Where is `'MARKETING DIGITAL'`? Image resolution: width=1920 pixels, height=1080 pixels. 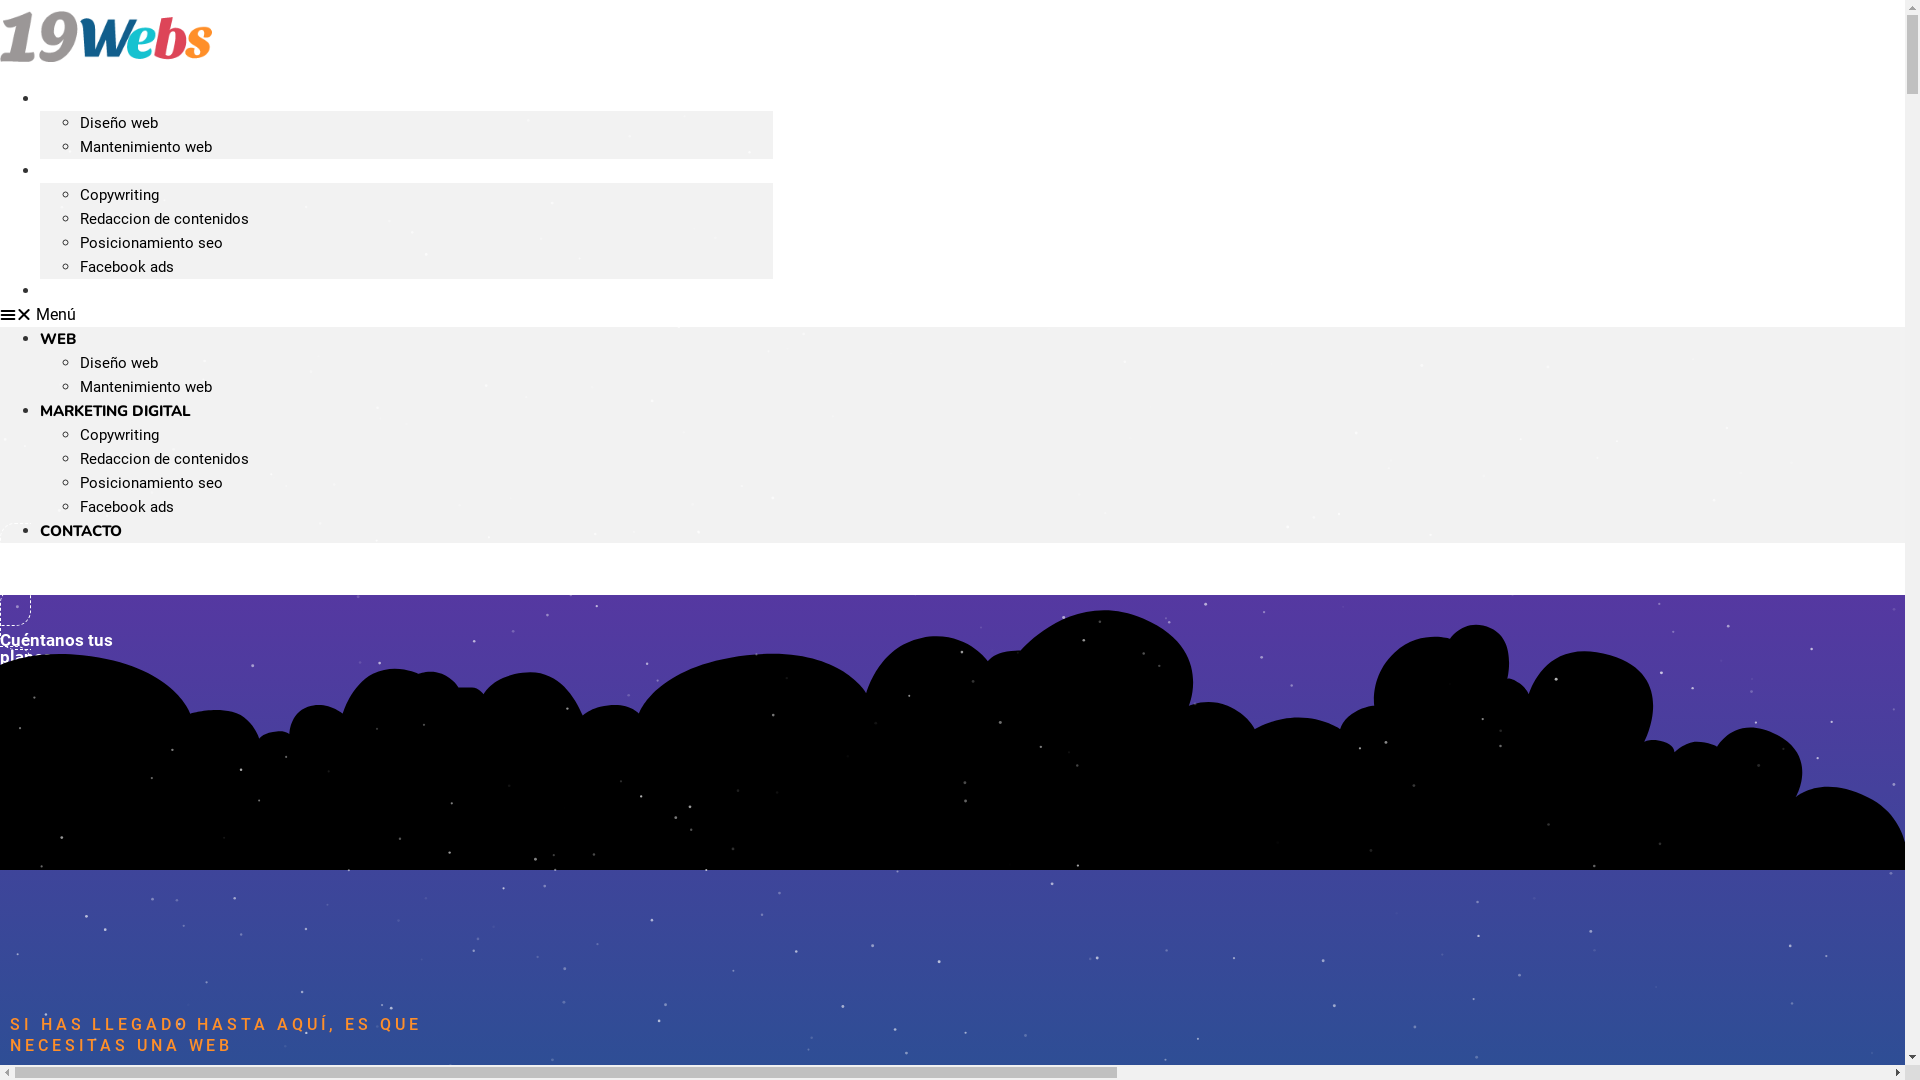 'MARKETING DIGITAL' is located at coordinates (114, 410).